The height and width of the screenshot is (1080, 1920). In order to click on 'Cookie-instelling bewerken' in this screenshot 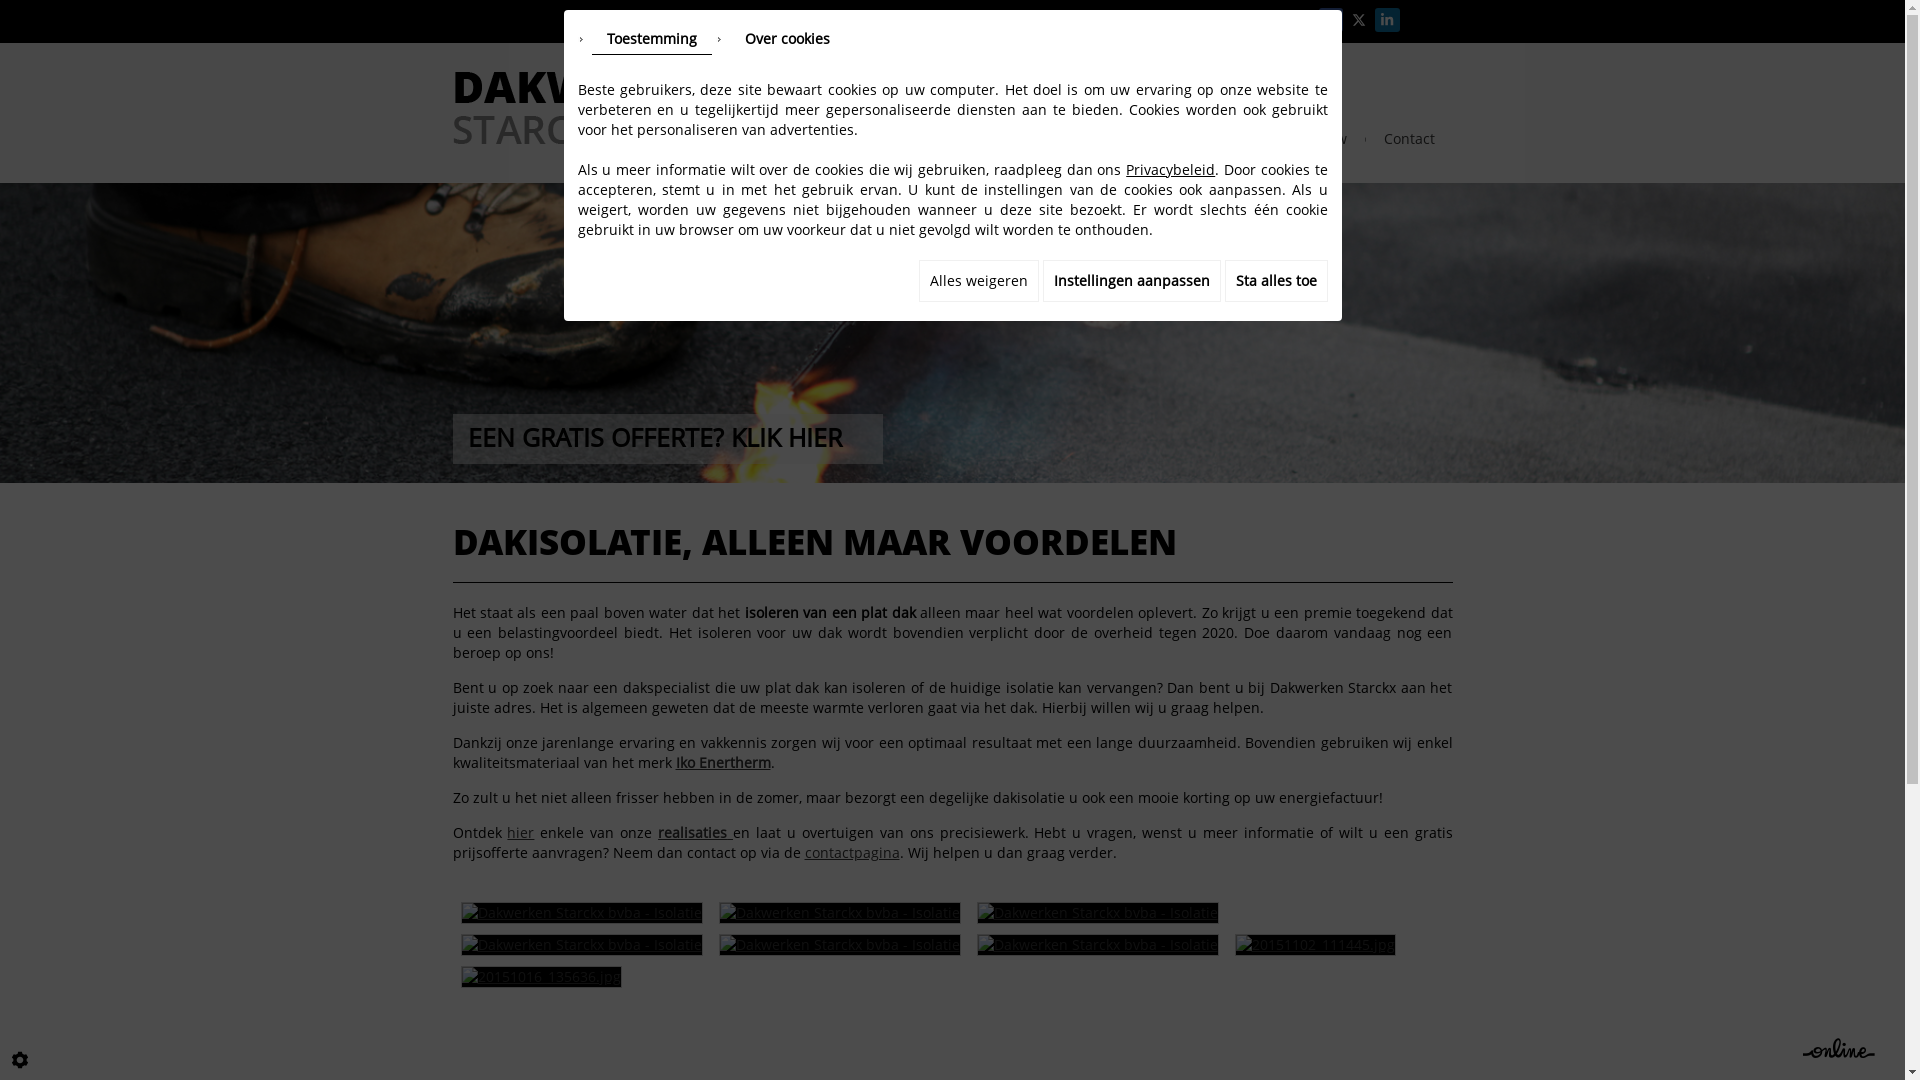, I will do `click(4, 1059)`.